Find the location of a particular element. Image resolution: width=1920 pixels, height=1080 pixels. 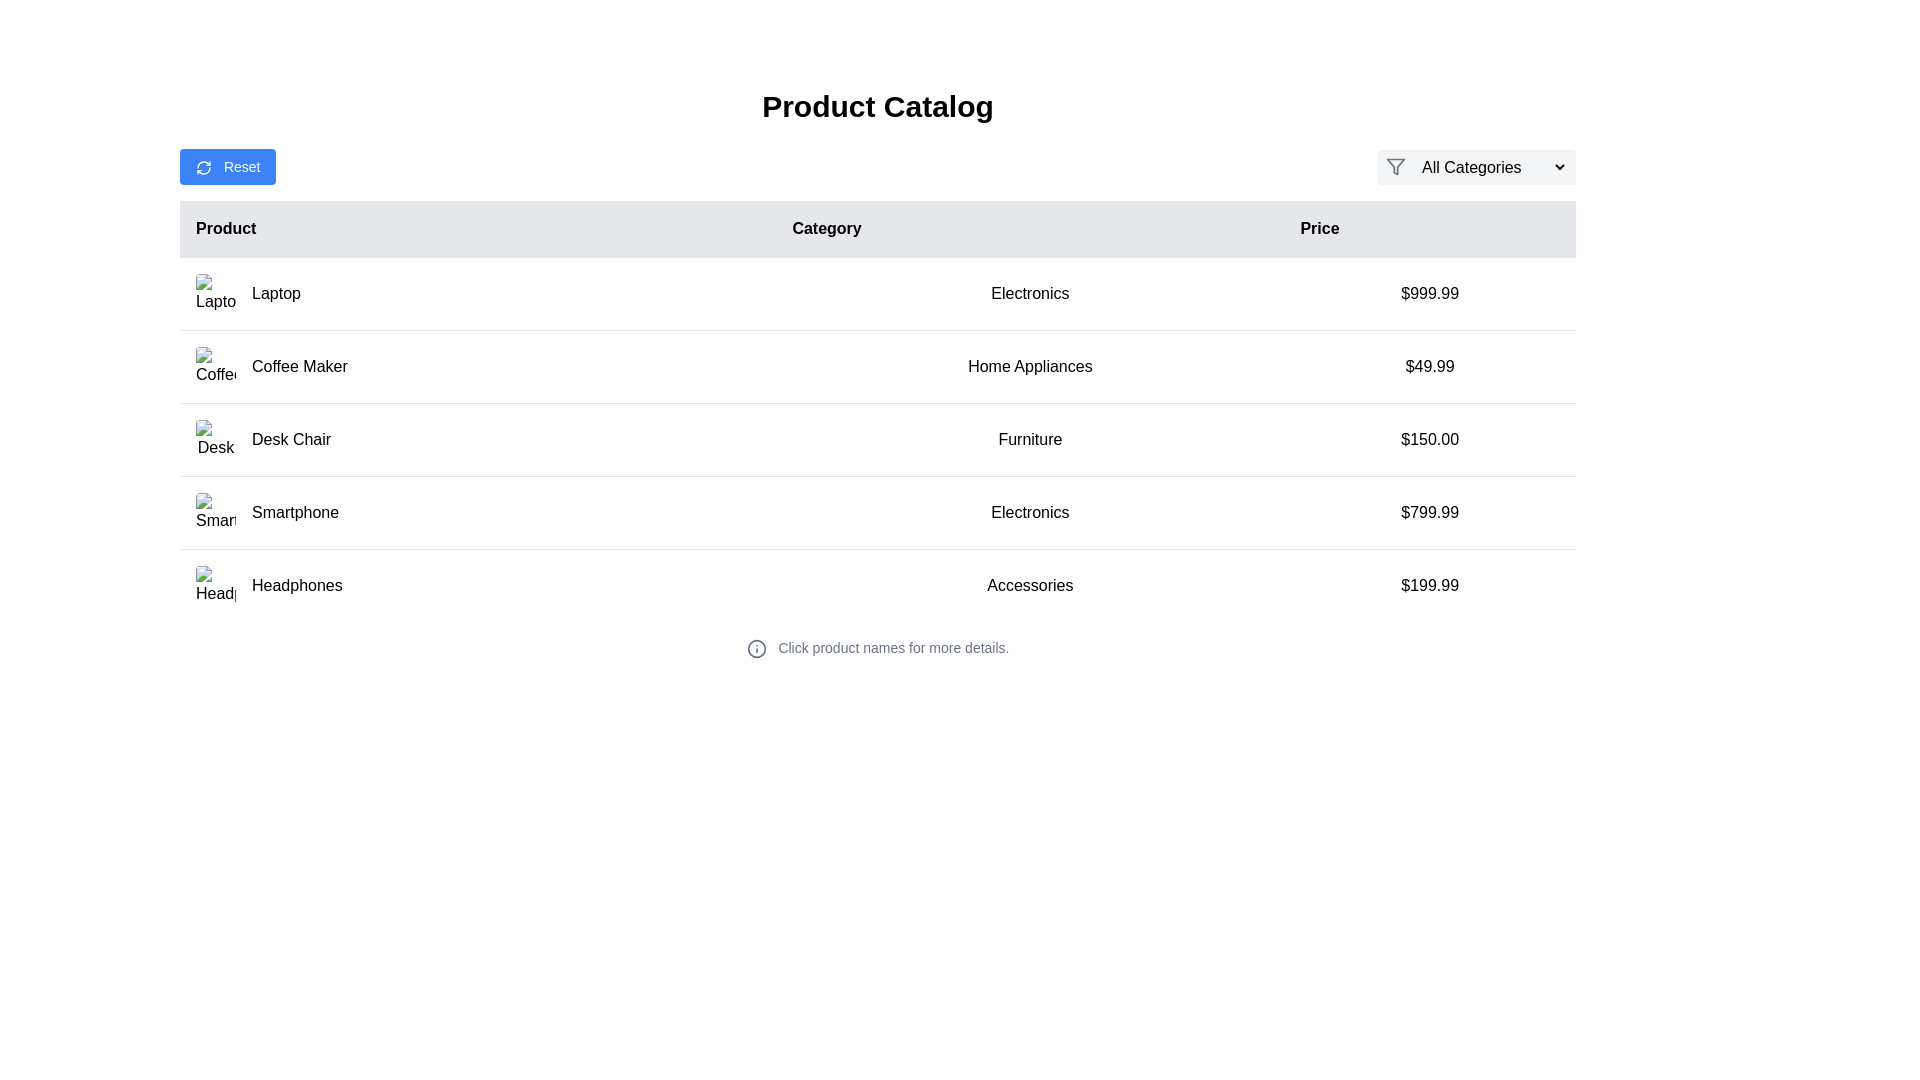

the reset button located at the top left of the header interface is located at coordinates (228, 165).